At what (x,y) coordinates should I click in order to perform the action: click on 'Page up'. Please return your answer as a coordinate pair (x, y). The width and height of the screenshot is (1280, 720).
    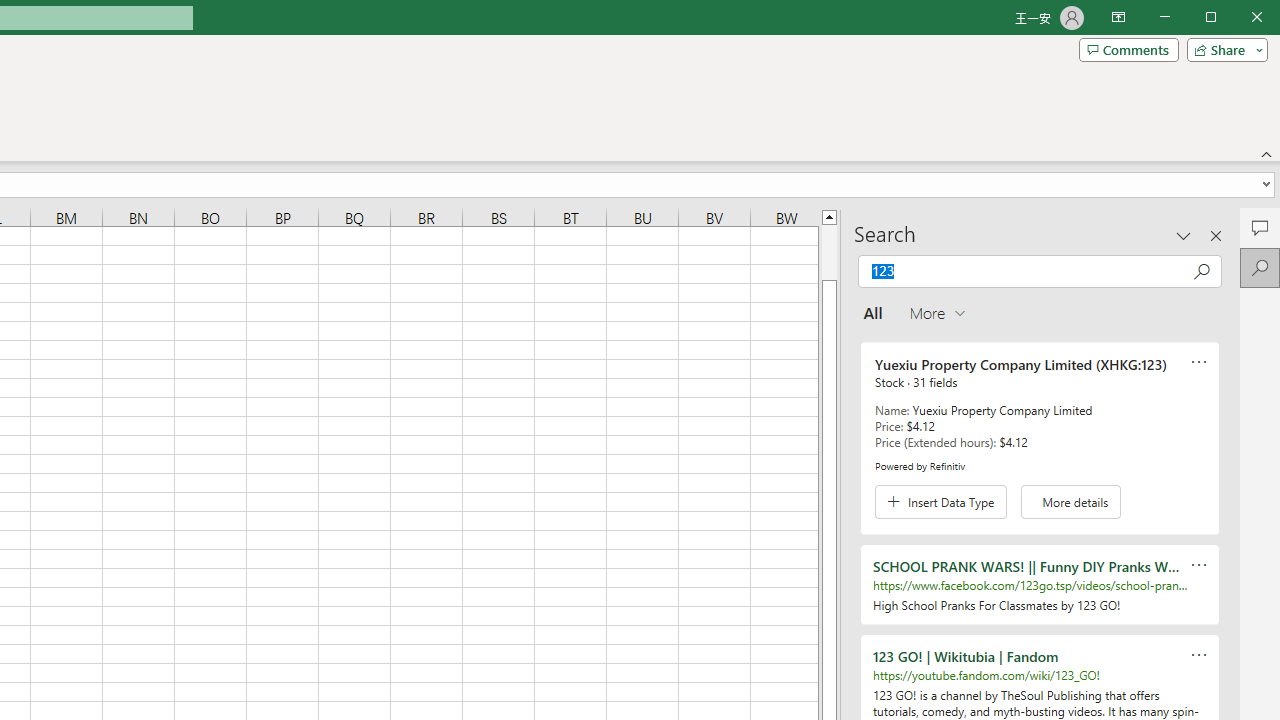
    Looking at the image, I should click on (829, 251).